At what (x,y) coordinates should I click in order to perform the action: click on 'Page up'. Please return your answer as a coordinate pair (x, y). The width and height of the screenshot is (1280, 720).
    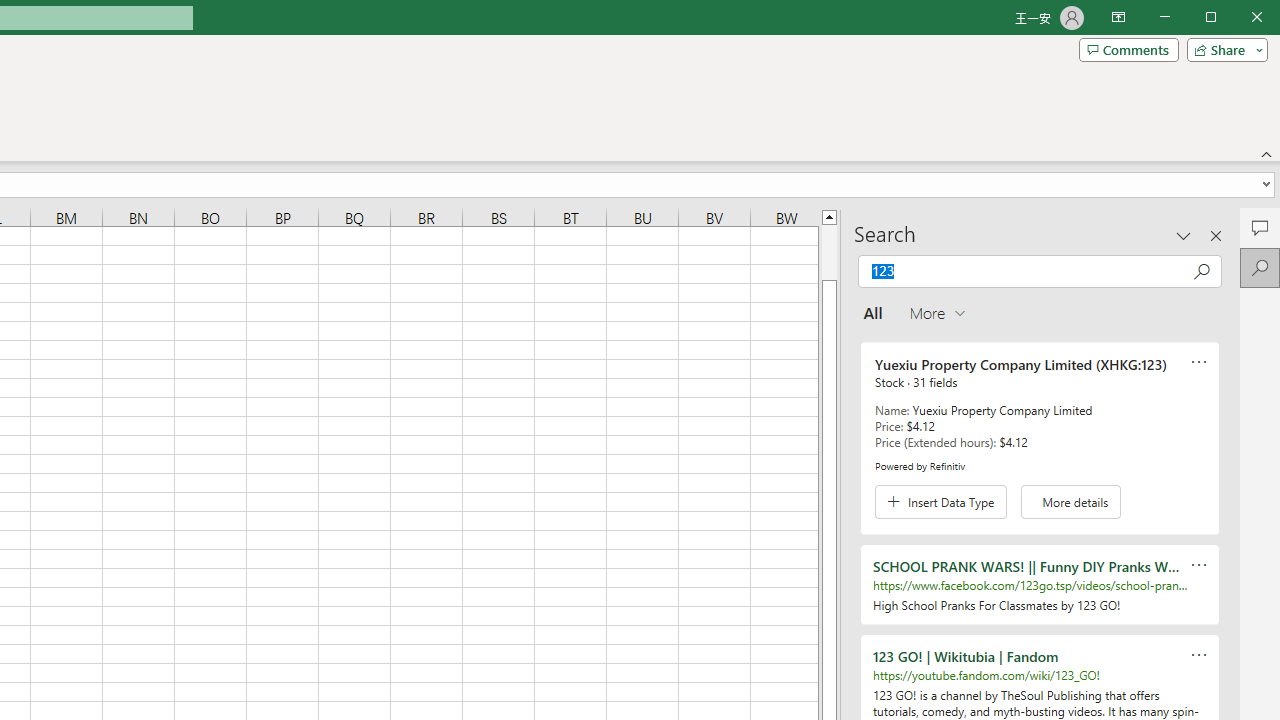
    Looking at the image, I should click on (829, 251).